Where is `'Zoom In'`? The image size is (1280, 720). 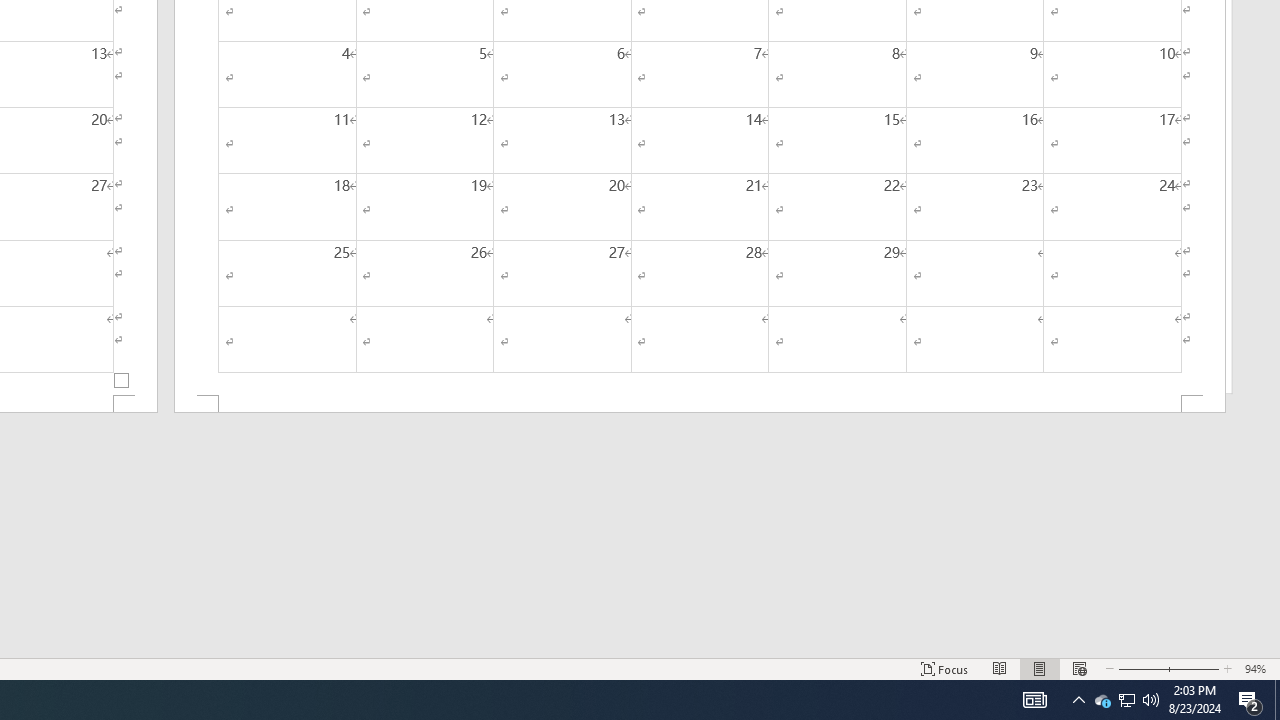
'Zoom In' is located at coordinates (1193, 669).